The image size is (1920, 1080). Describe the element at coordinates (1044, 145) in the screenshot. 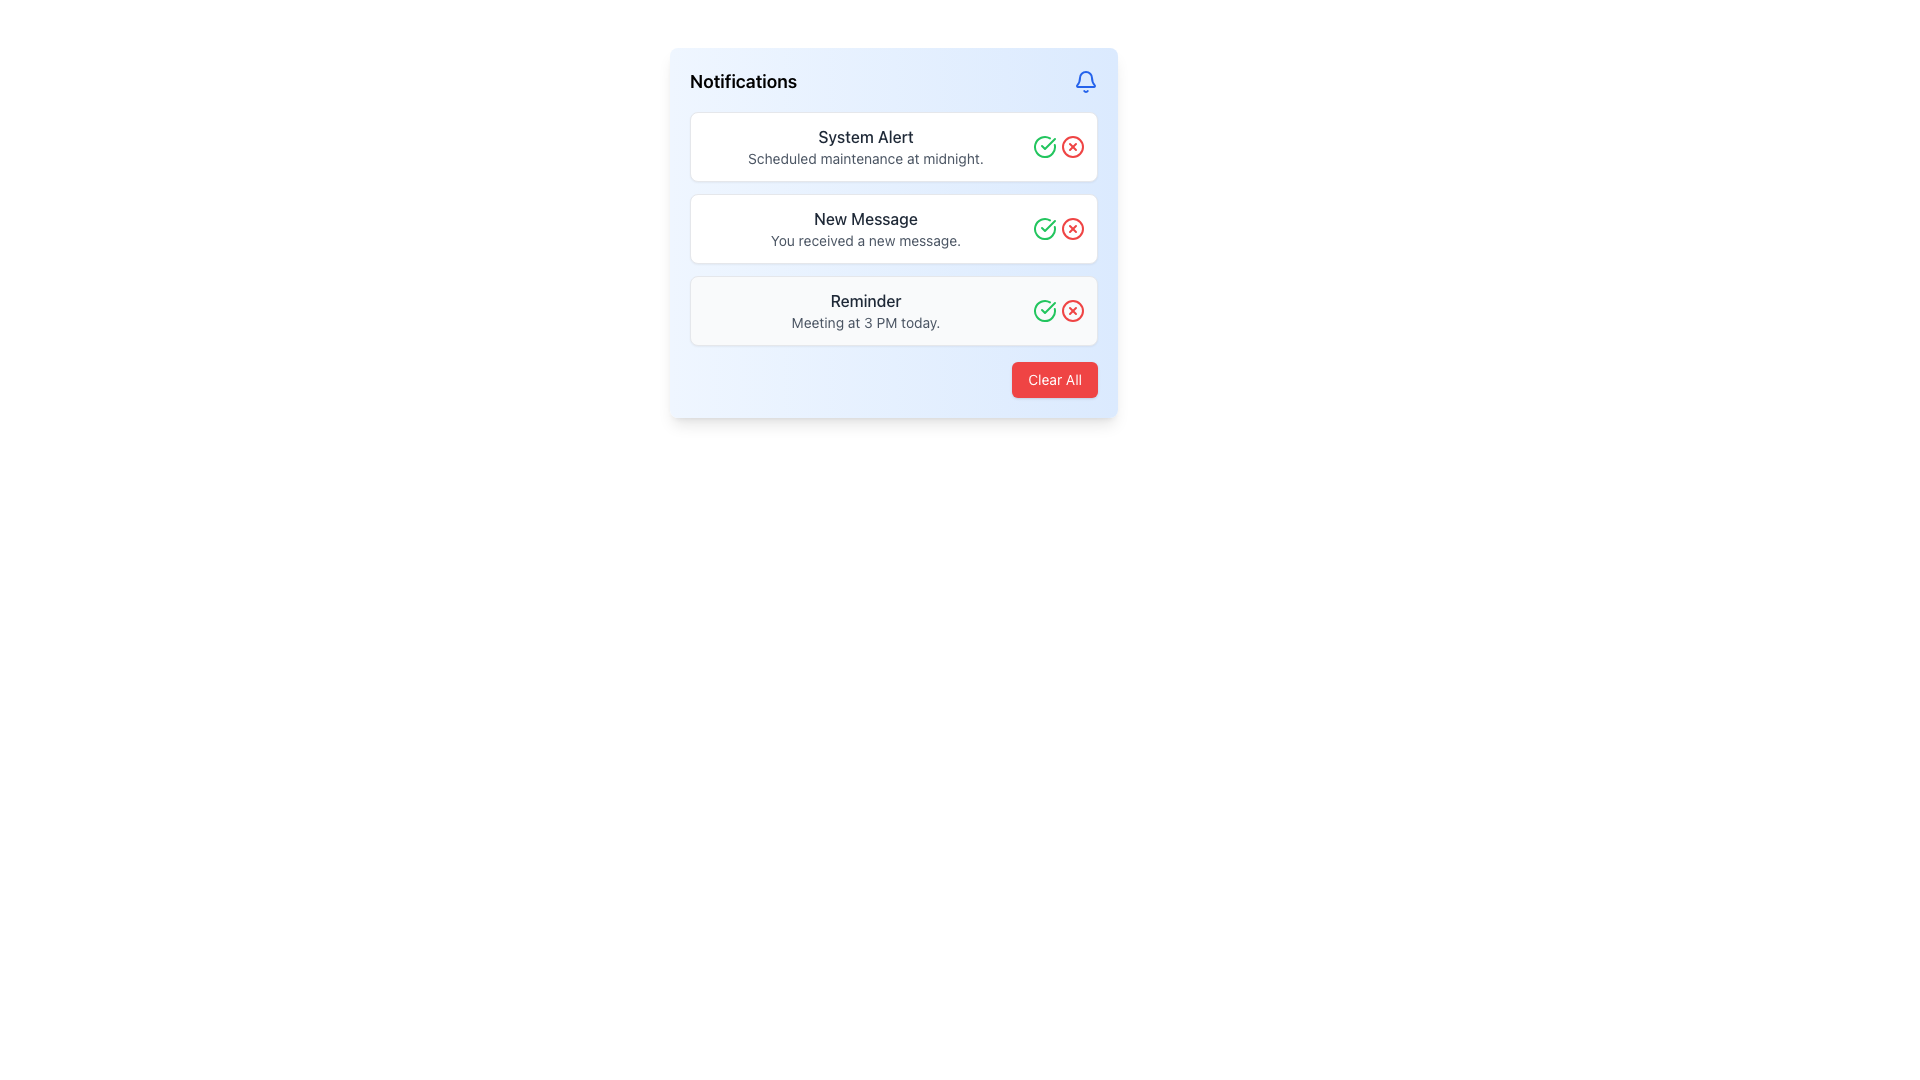

I see `the confirmation button for the 'System Alert' notification, which is the leftmost icon in the group of two interactive icons on the right side of the notification entry` at that location.